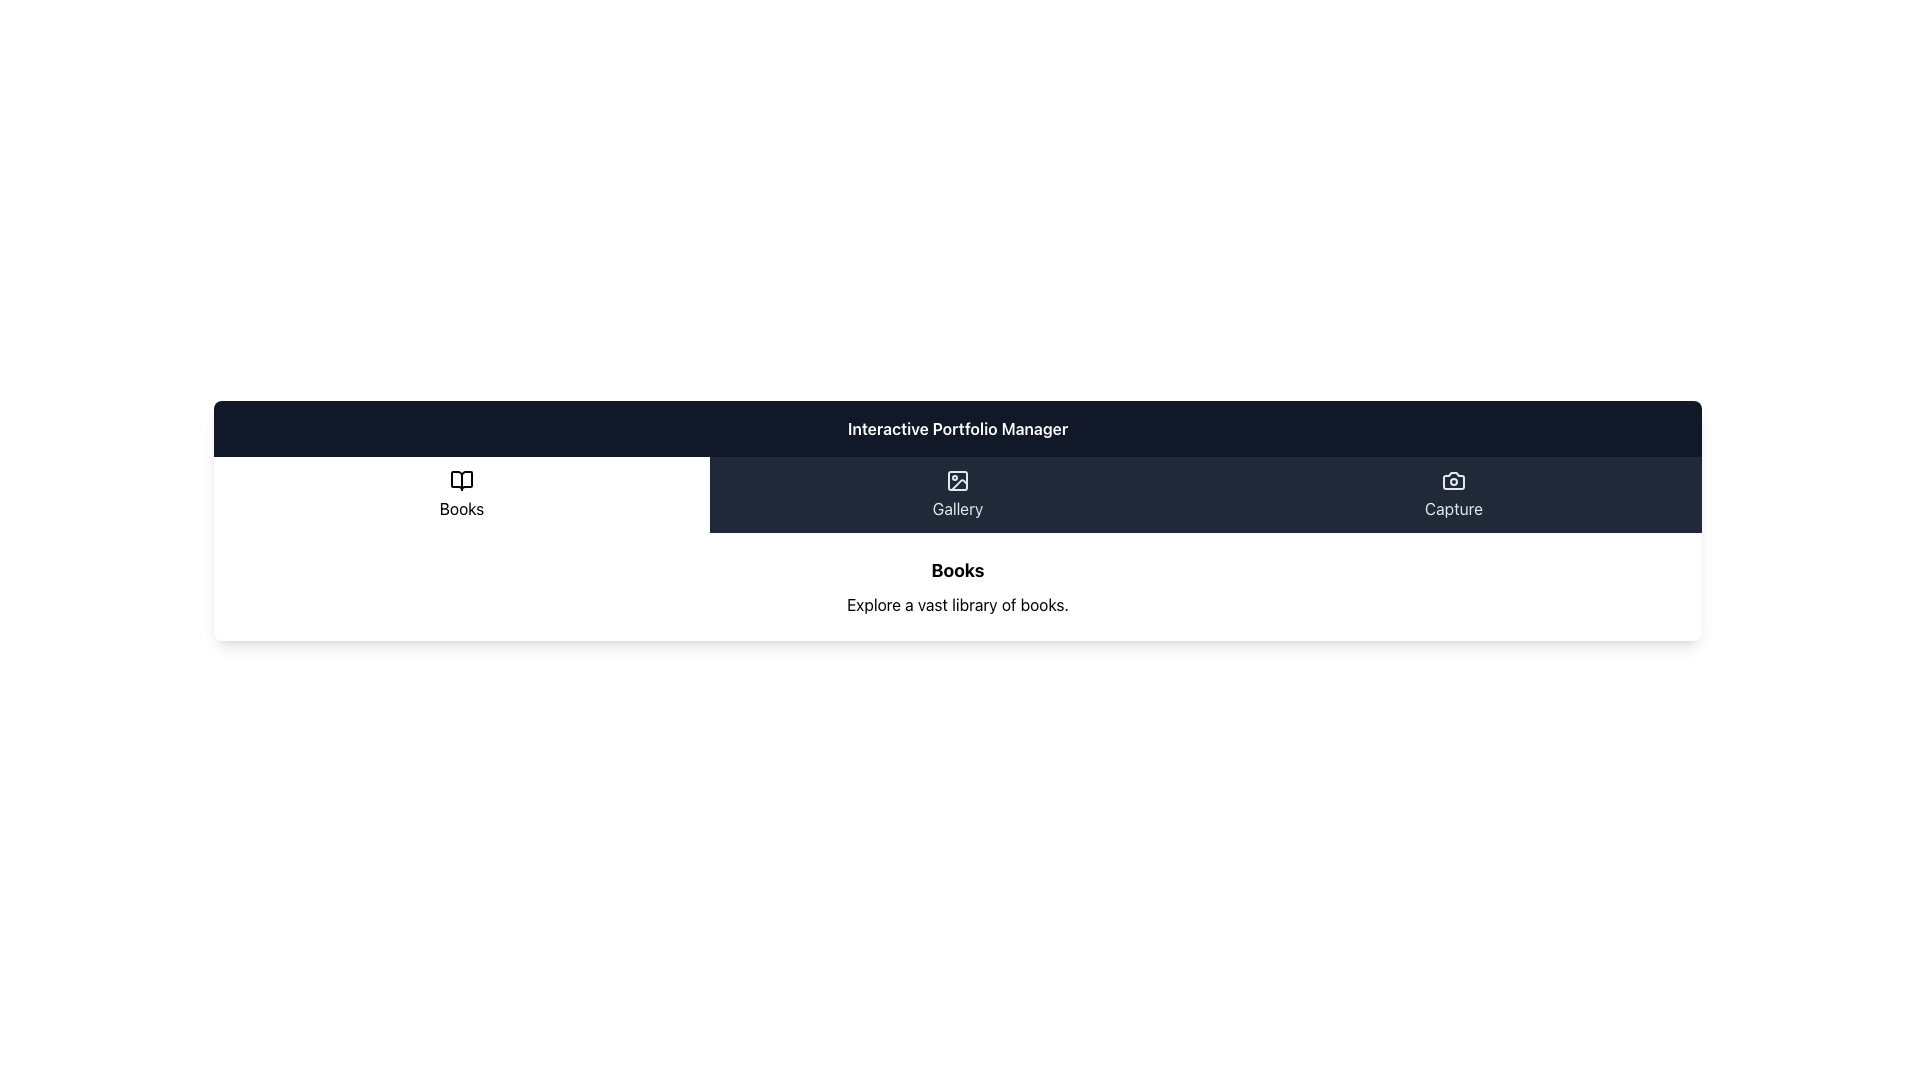  Describe the element at coordinates (957, 604) in the screenshot. I see `descriptive text label located below the title 'Books', which provides information about the corresponding section regarding books` at that location.